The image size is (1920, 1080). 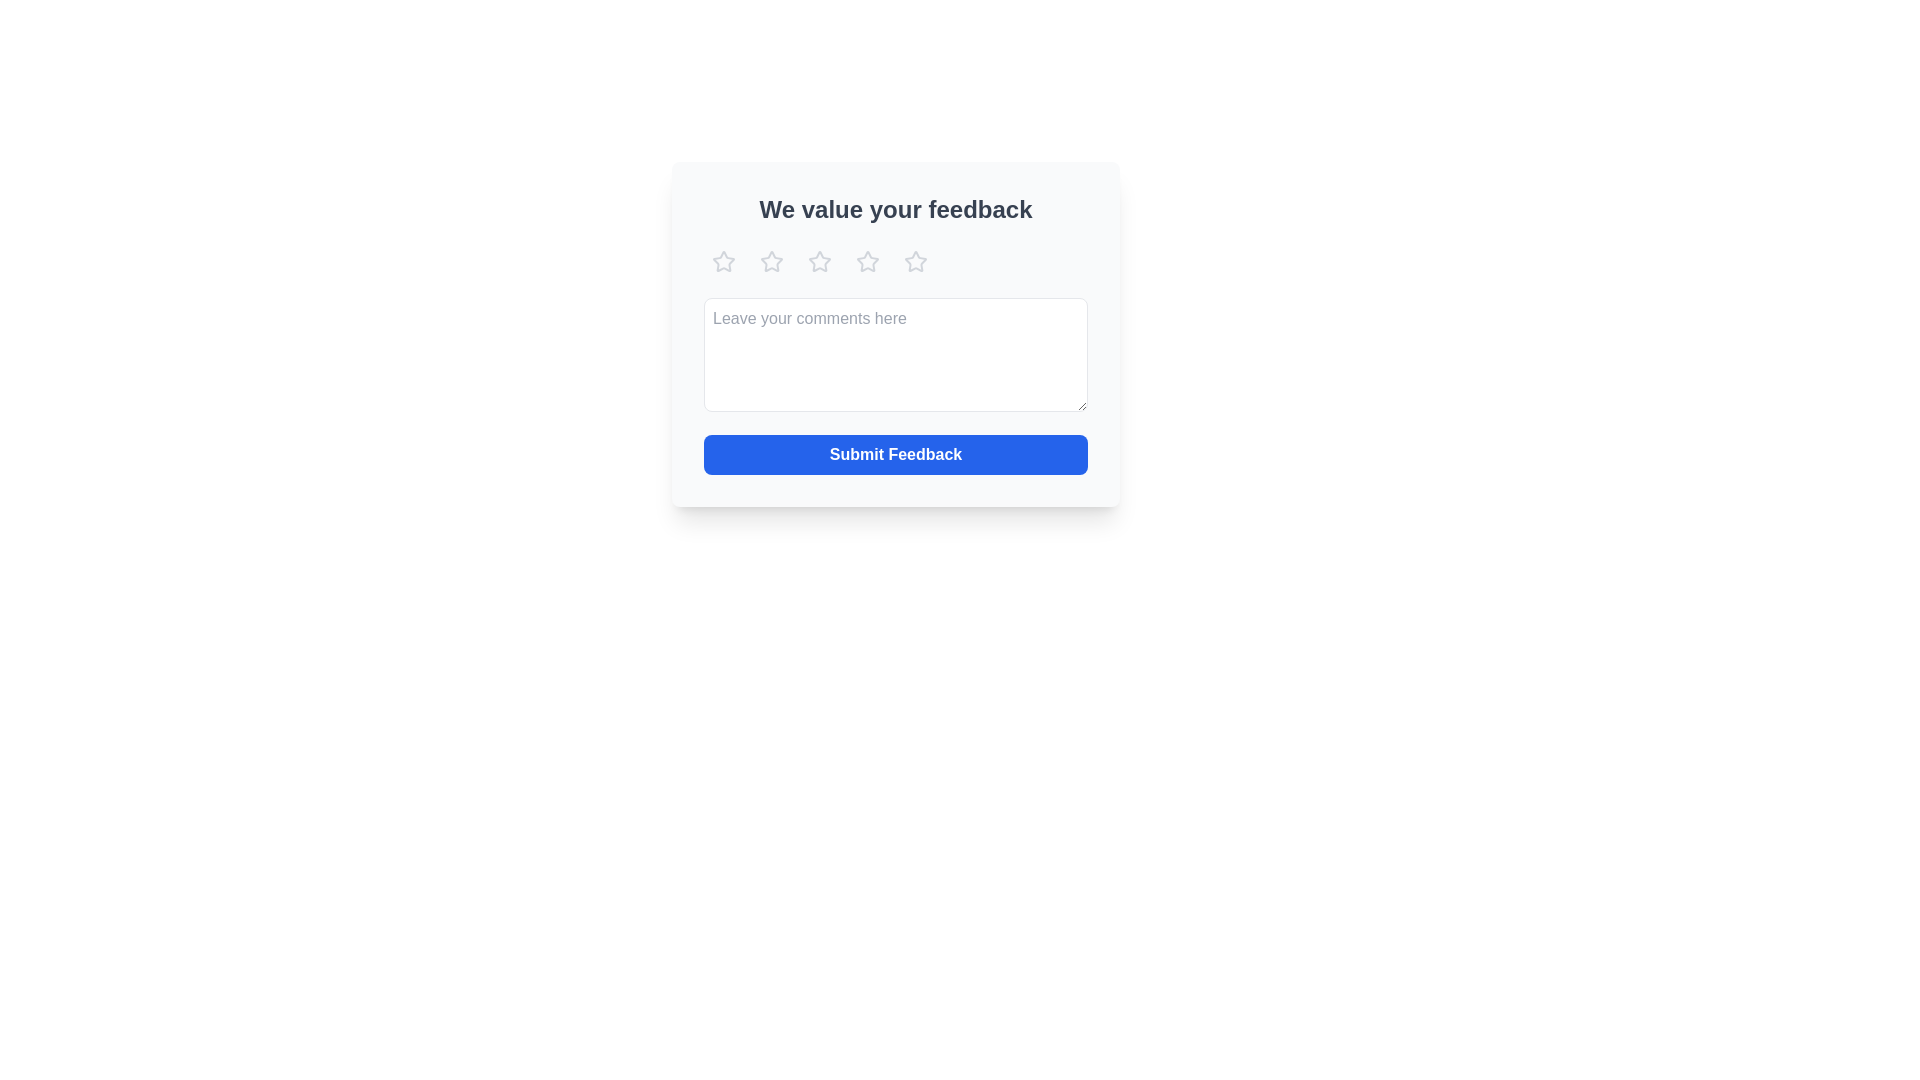 I want to click on the fifth star-shaped icon in the row of star icons in the feedback section of the interface, so click(x=915, y=260).